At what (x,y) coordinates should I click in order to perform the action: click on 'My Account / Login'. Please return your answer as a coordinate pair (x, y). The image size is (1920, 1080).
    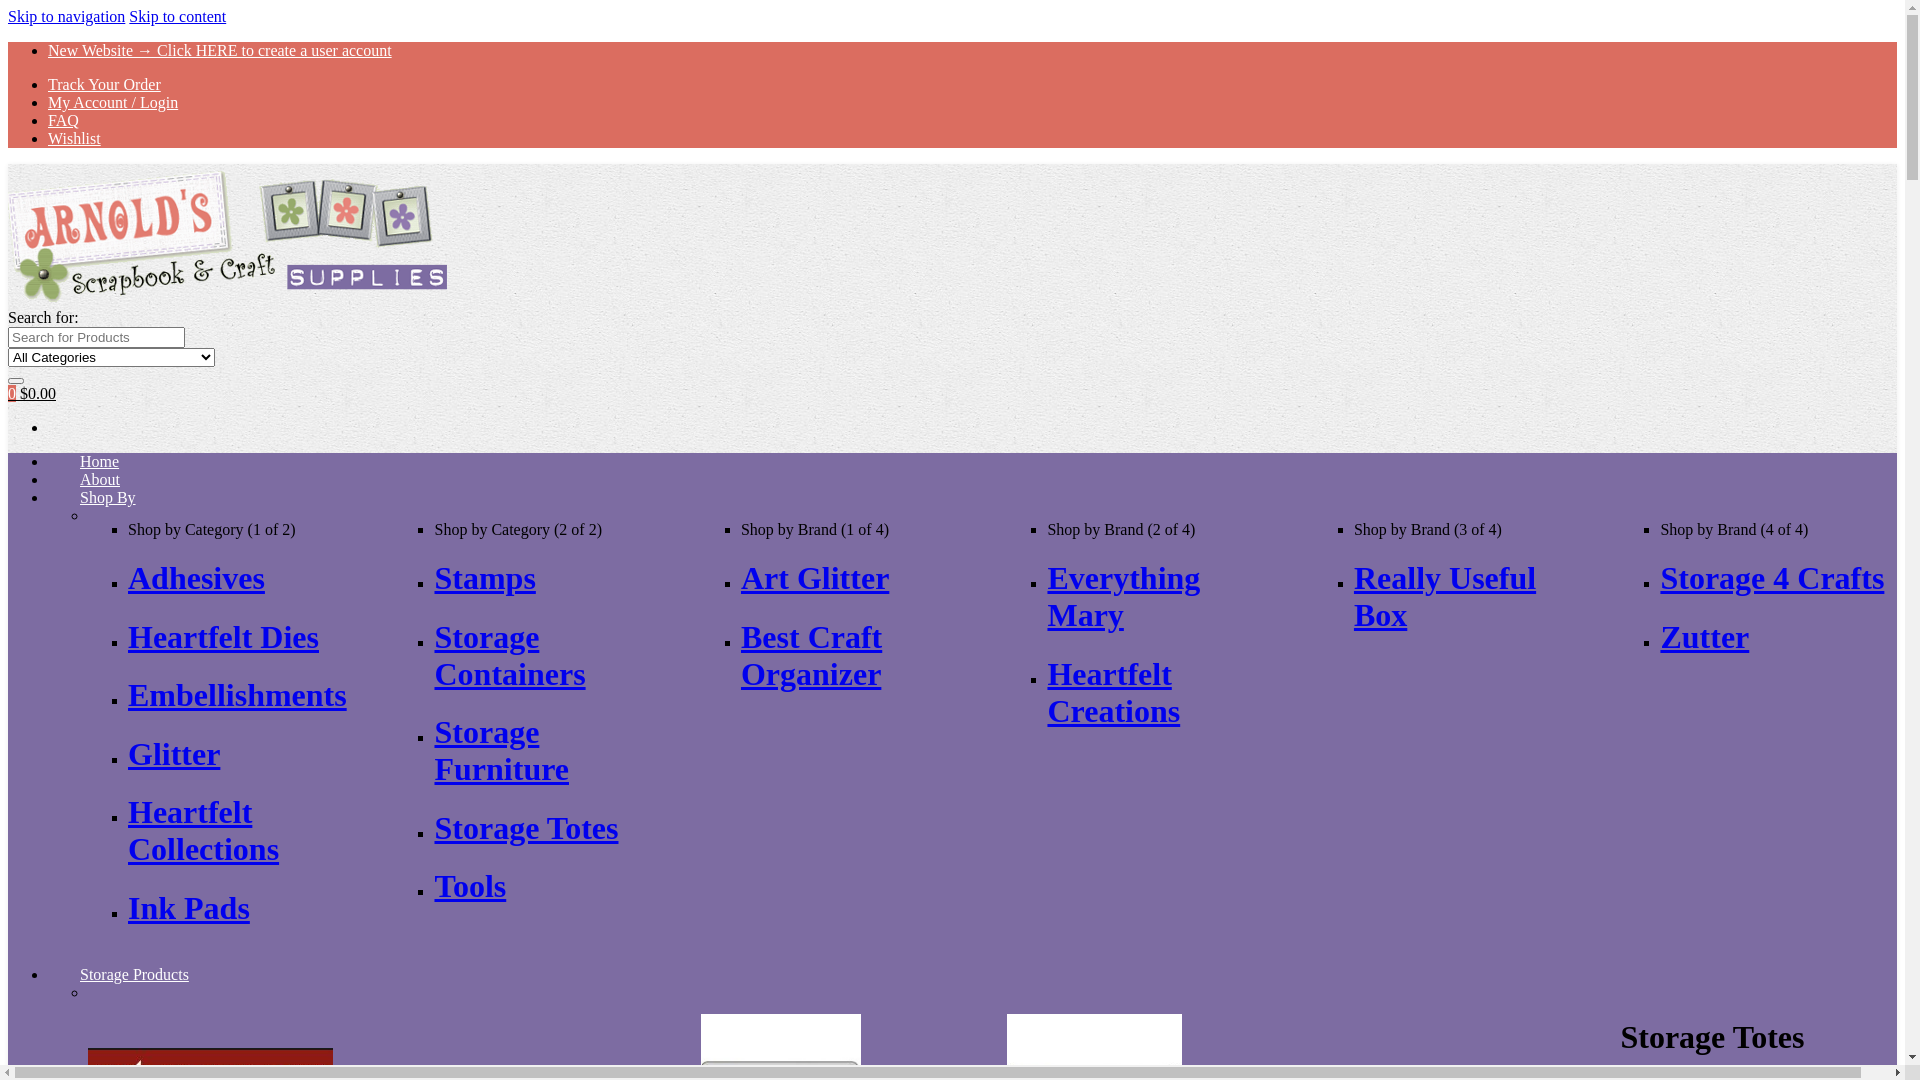
    Looking at the image, I should click on (112, 102).